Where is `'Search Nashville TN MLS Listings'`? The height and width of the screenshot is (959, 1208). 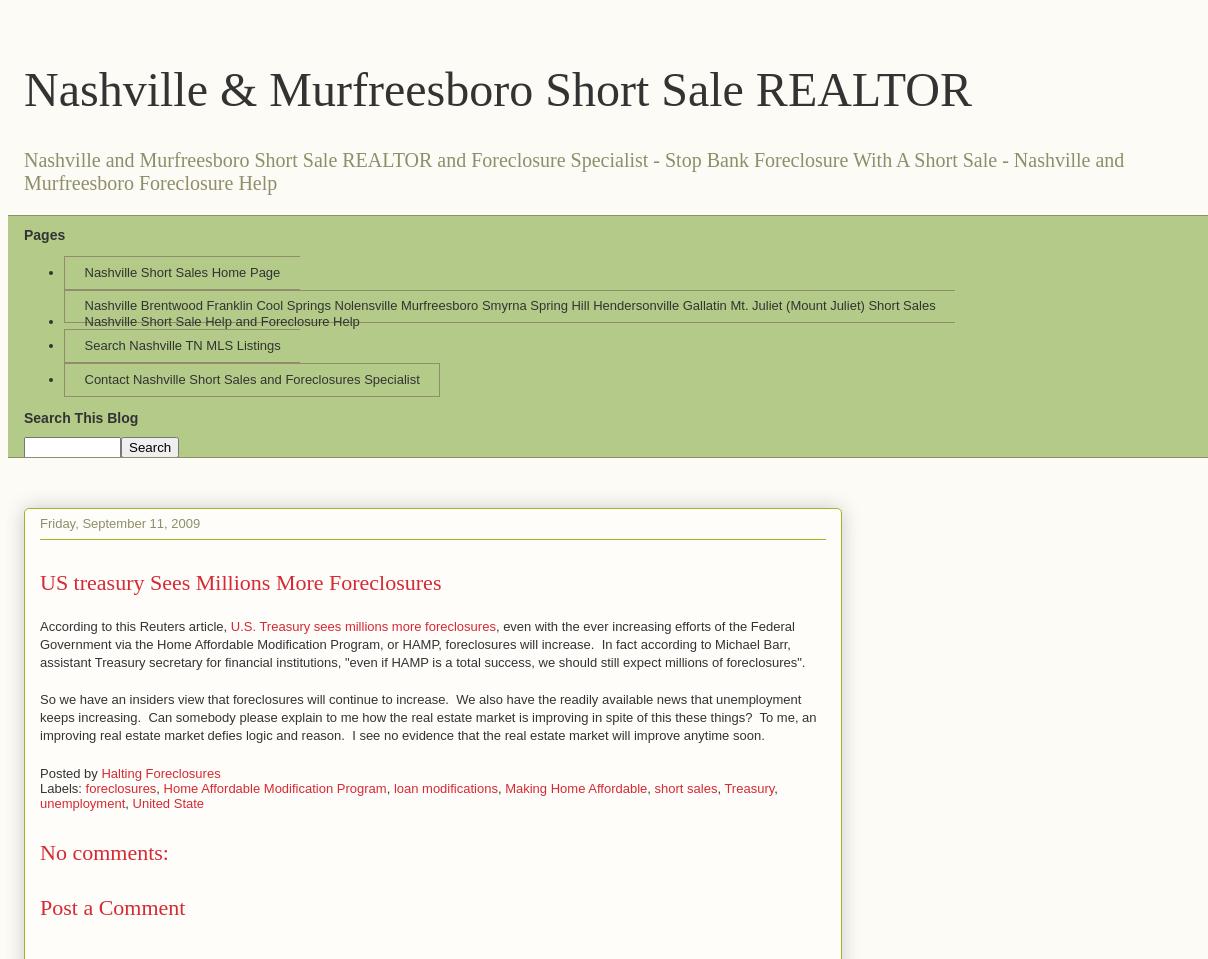
'Search Nashville TN MLS Listings' is located at coordinates (182, 345).